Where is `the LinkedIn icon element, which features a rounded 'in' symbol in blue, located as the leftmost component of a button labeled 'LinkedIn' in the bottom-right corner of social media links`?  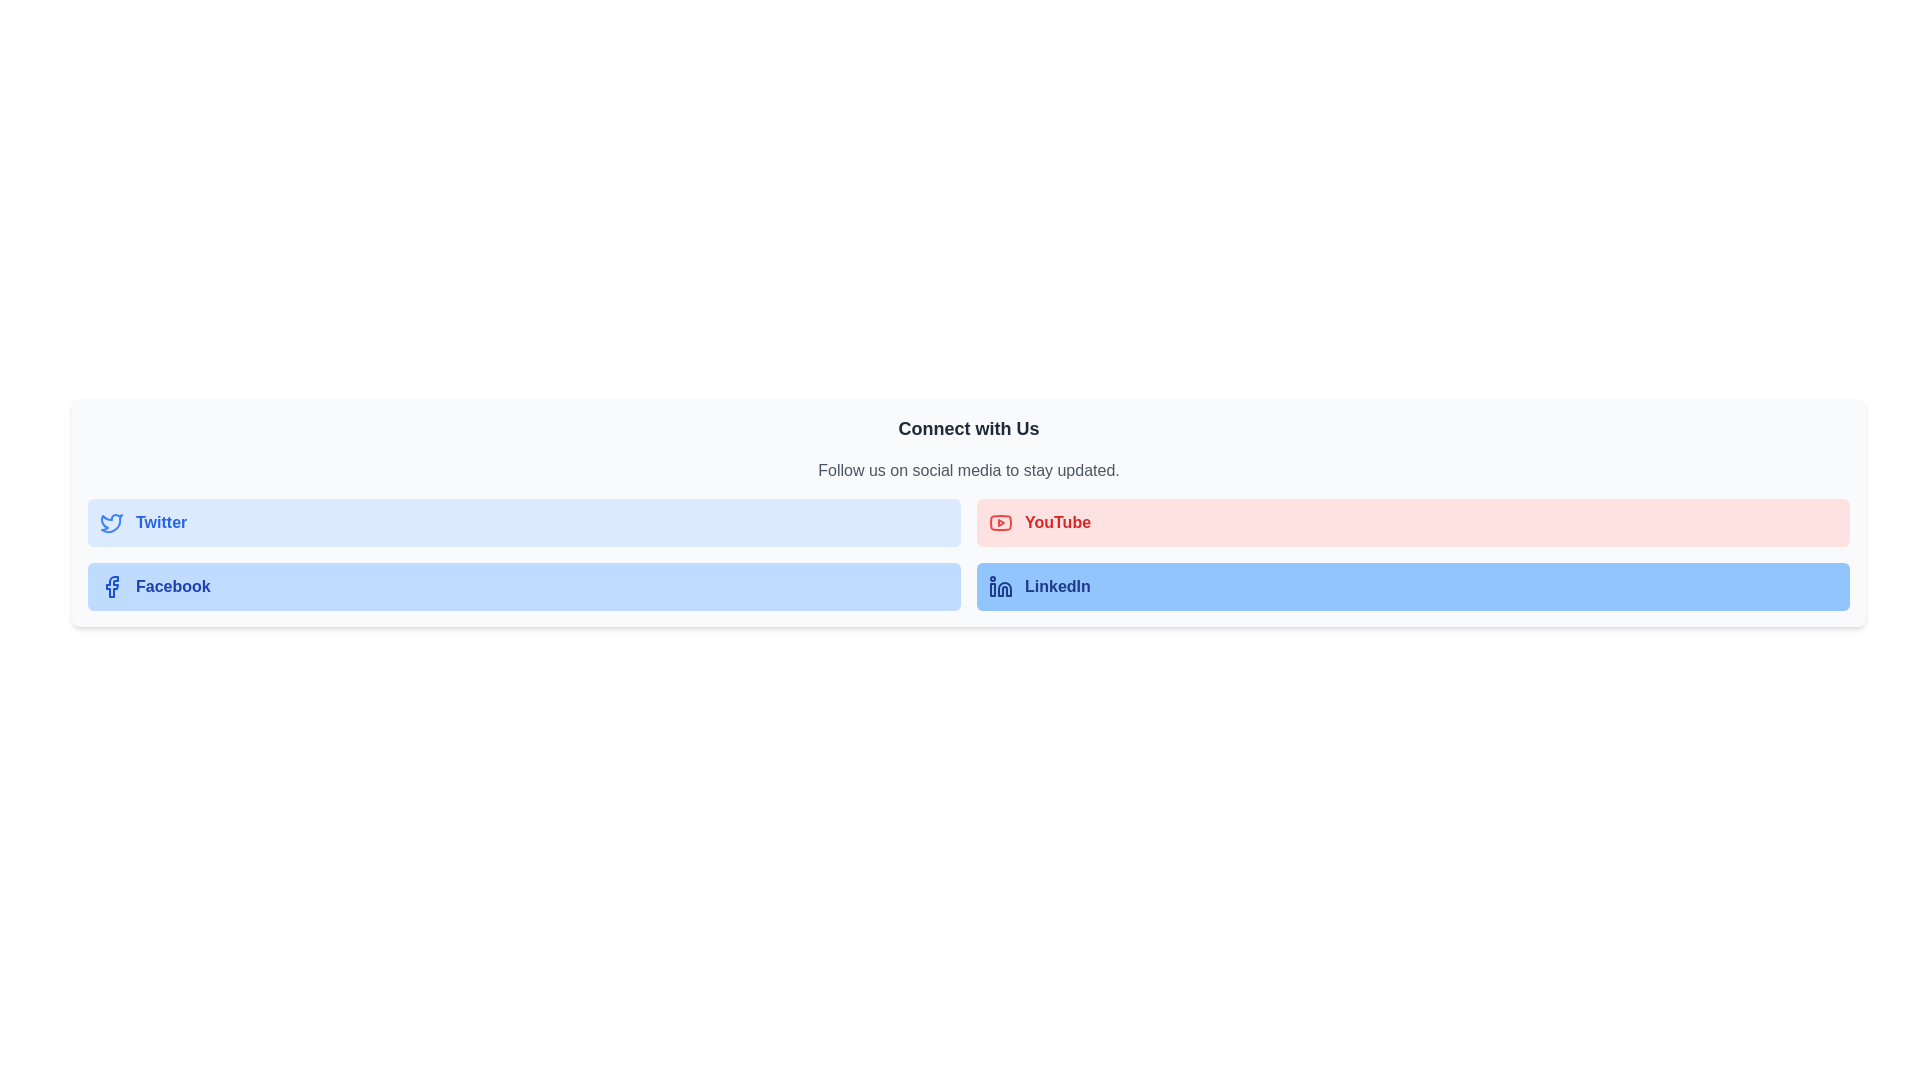 the LinkedIn icon element, which features a rounded 'in' symbol in blue, located as the leftmost component of a button labeled 'LinkedIn' in the bottom-right corner of social media links is located at coordinates (1001, 585).